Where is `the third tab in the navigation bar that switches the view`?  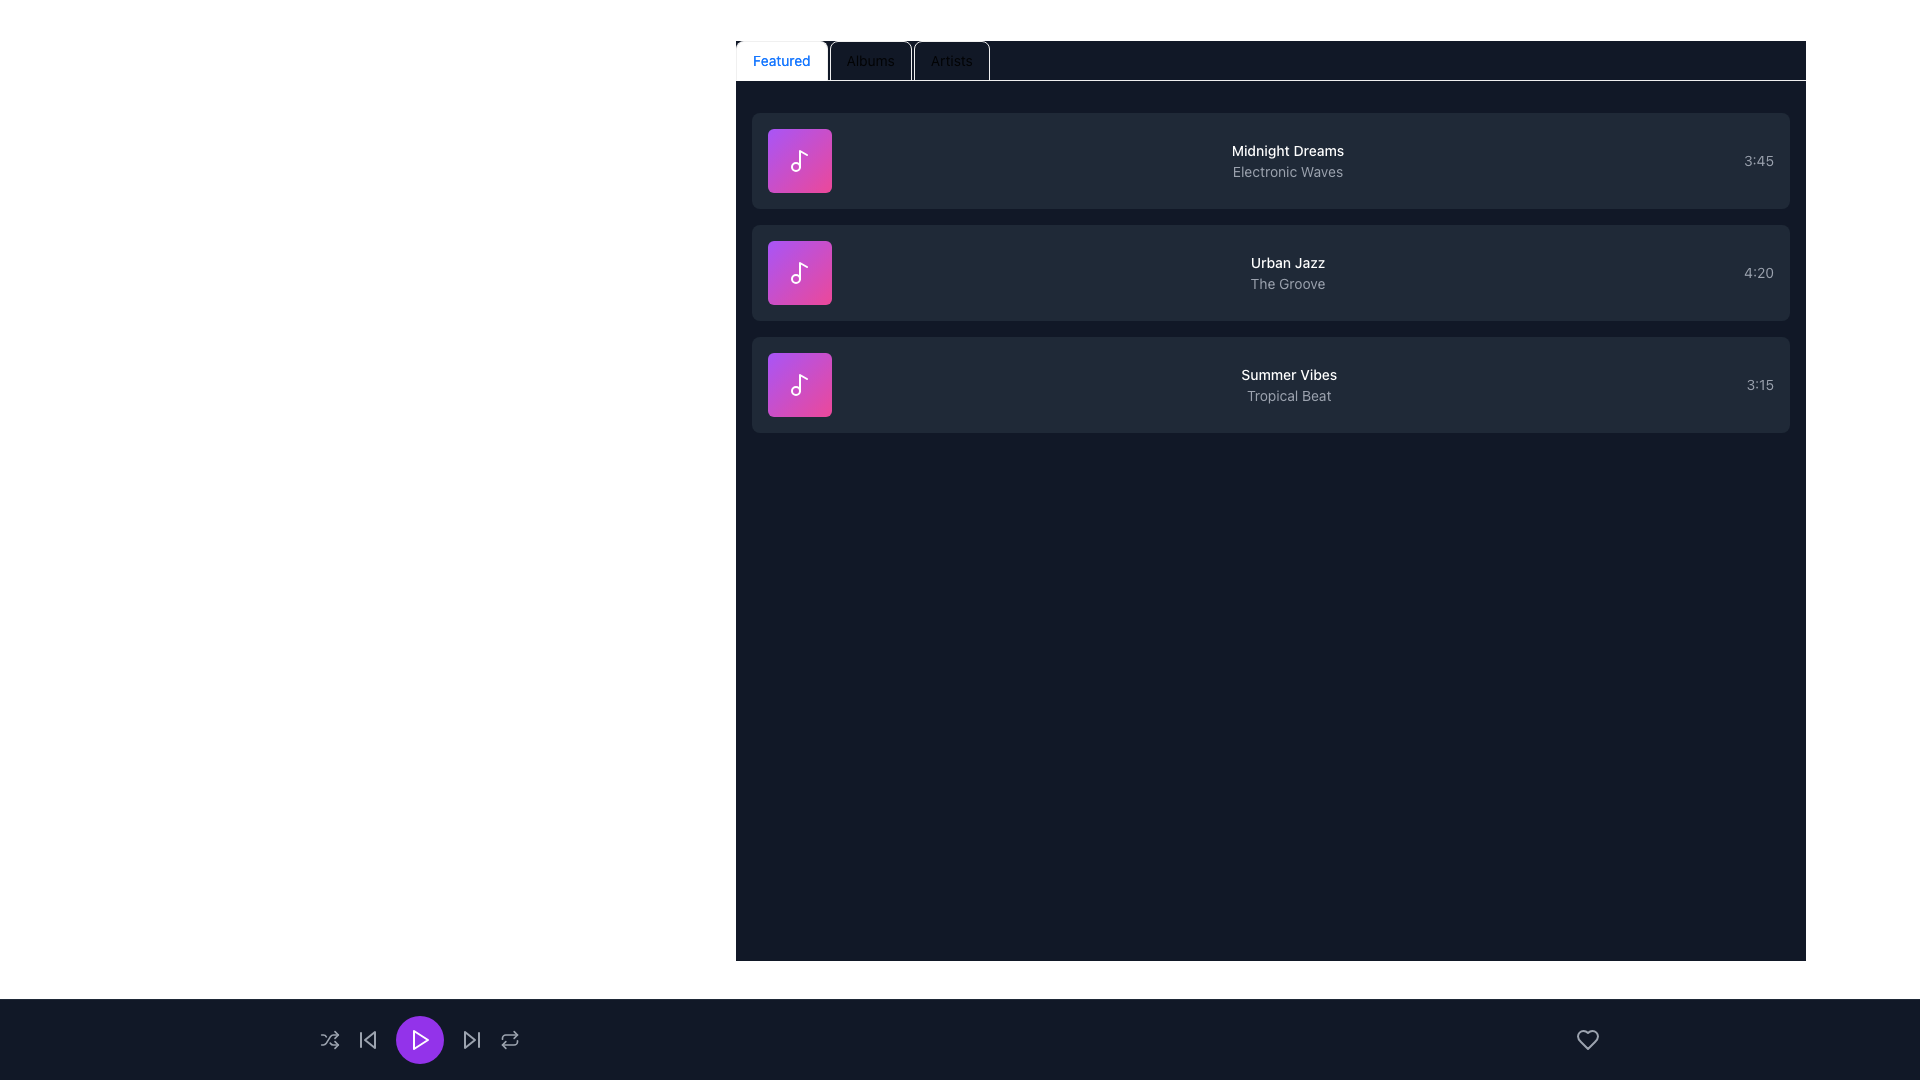
the third tab in the navigation bar that switches the view is located at coordinates (950, 60).